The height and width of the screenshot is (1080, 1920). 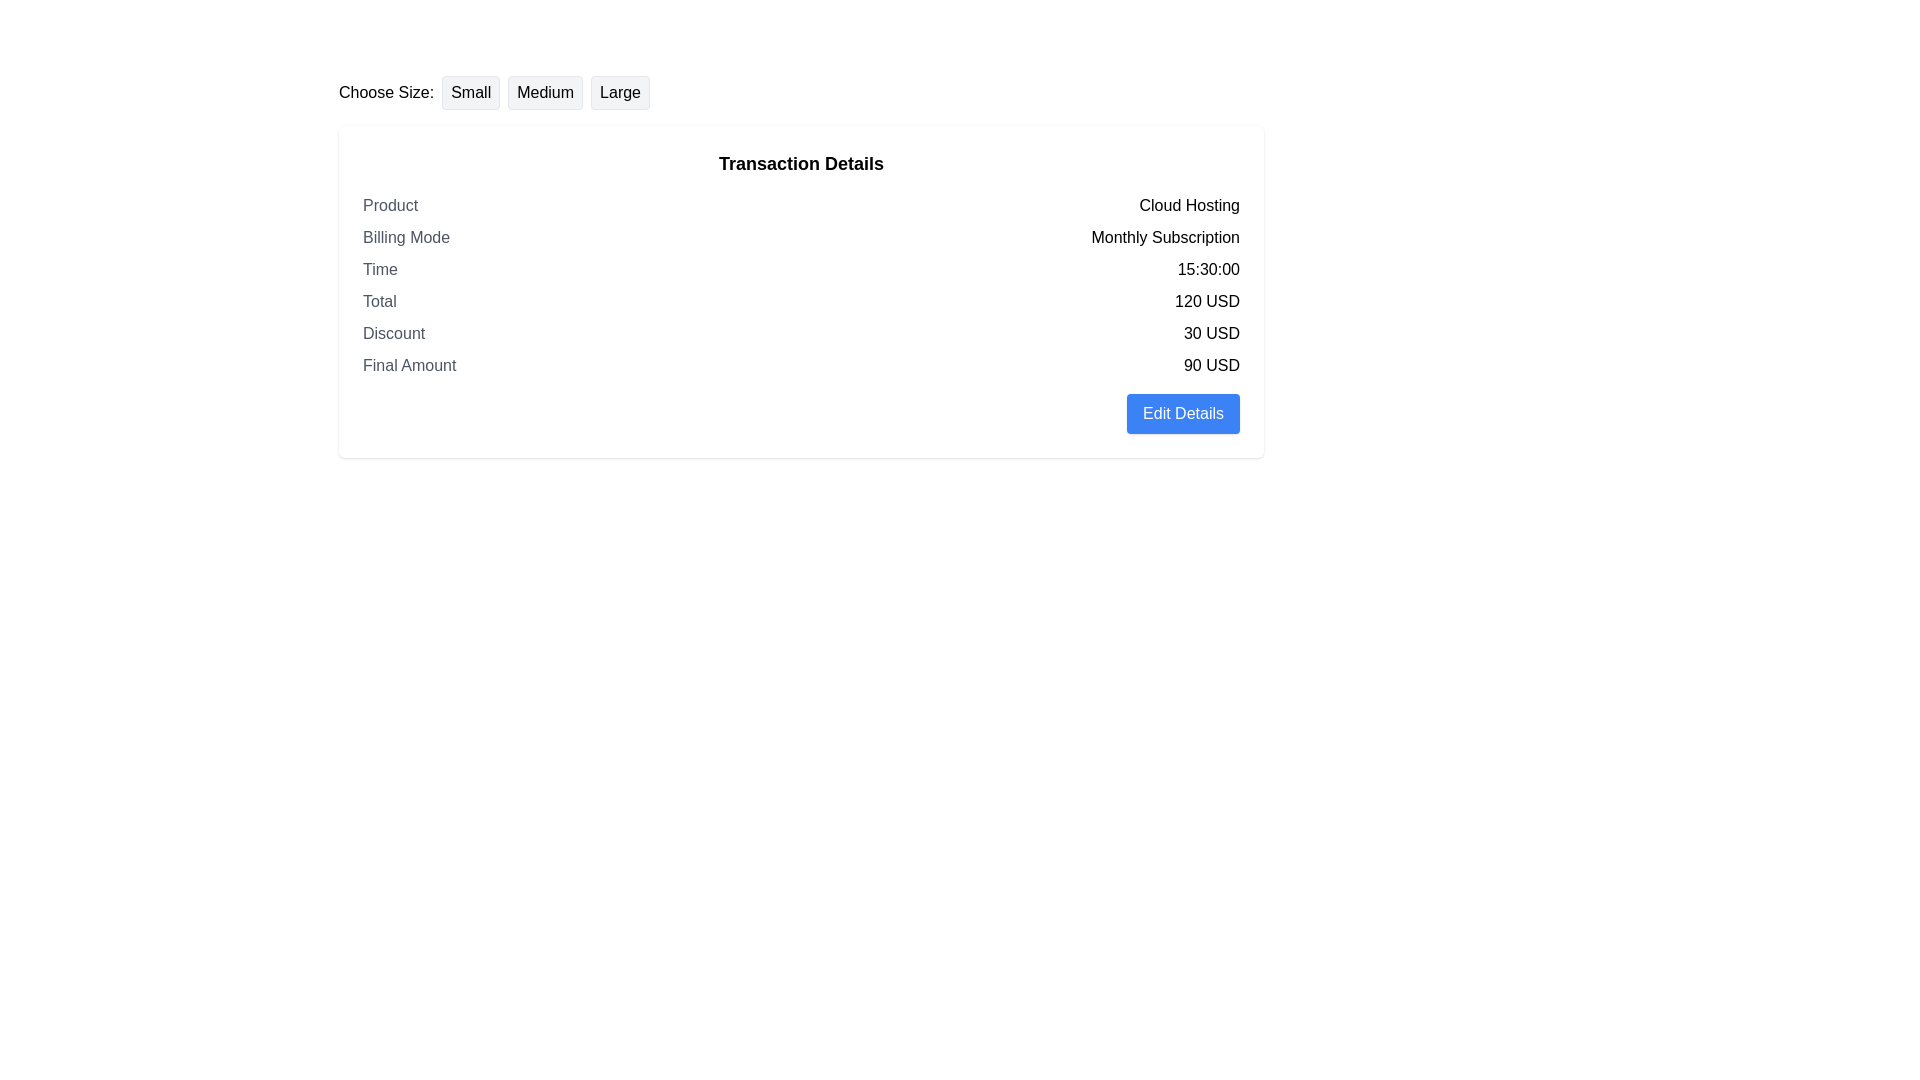 I want to click on the 'Small' size selection button located in the top-left section of the interface, following the 'Choose Size:' text for visual feedback, so click(x=470, y=92).